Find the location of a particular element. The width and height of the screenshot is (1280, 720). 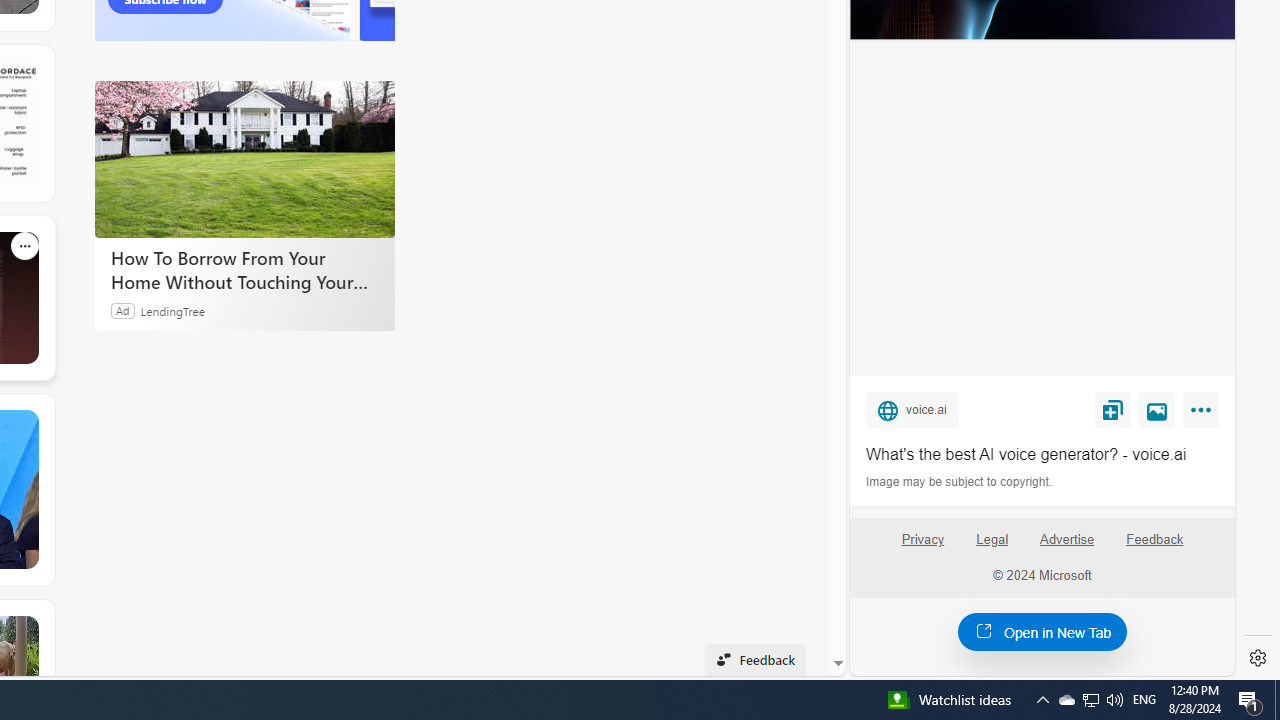

'More' is located at coordinates (1203, 412).